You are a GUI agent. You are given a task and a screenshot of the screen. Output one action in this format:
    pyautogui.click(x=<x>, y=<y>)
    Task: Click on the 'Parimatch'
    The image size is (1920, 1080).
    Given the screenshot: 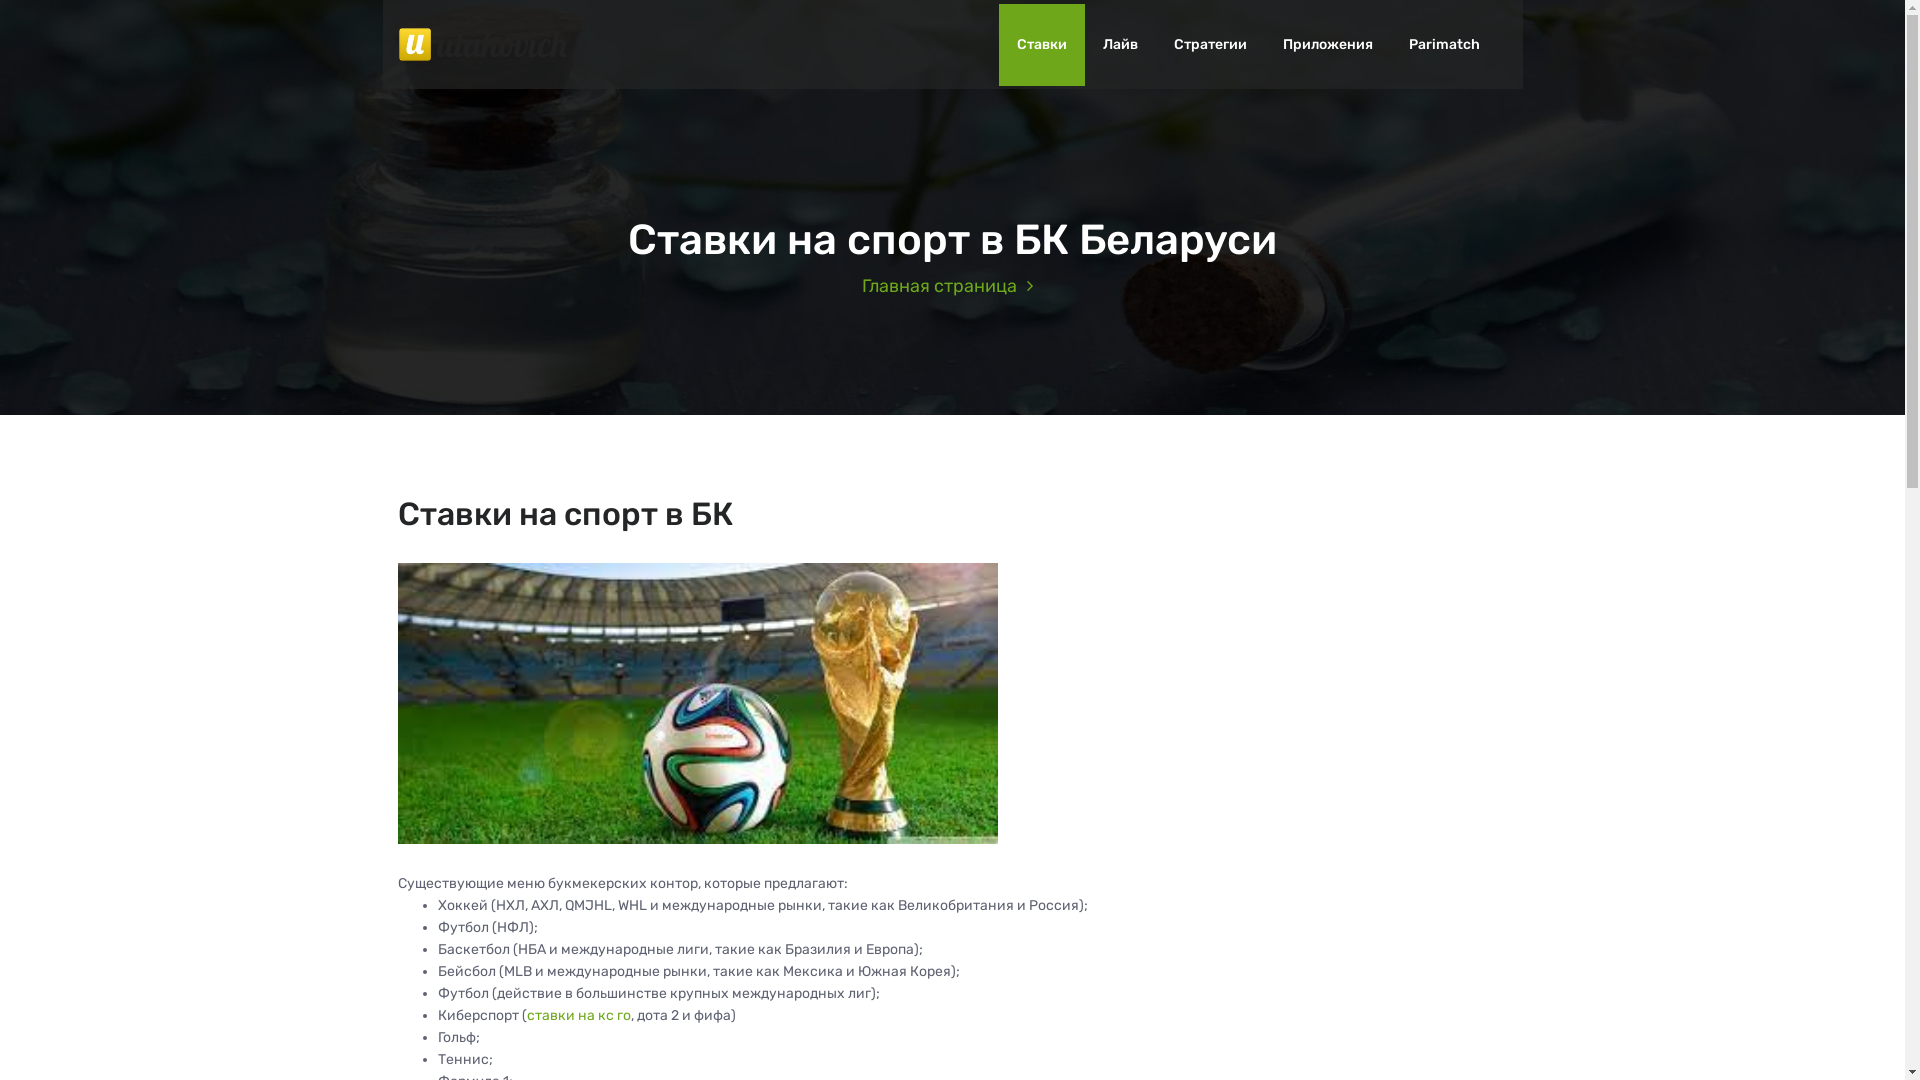 What is the action you would take?
    pyautogui.click(x=1389, y=45)
    